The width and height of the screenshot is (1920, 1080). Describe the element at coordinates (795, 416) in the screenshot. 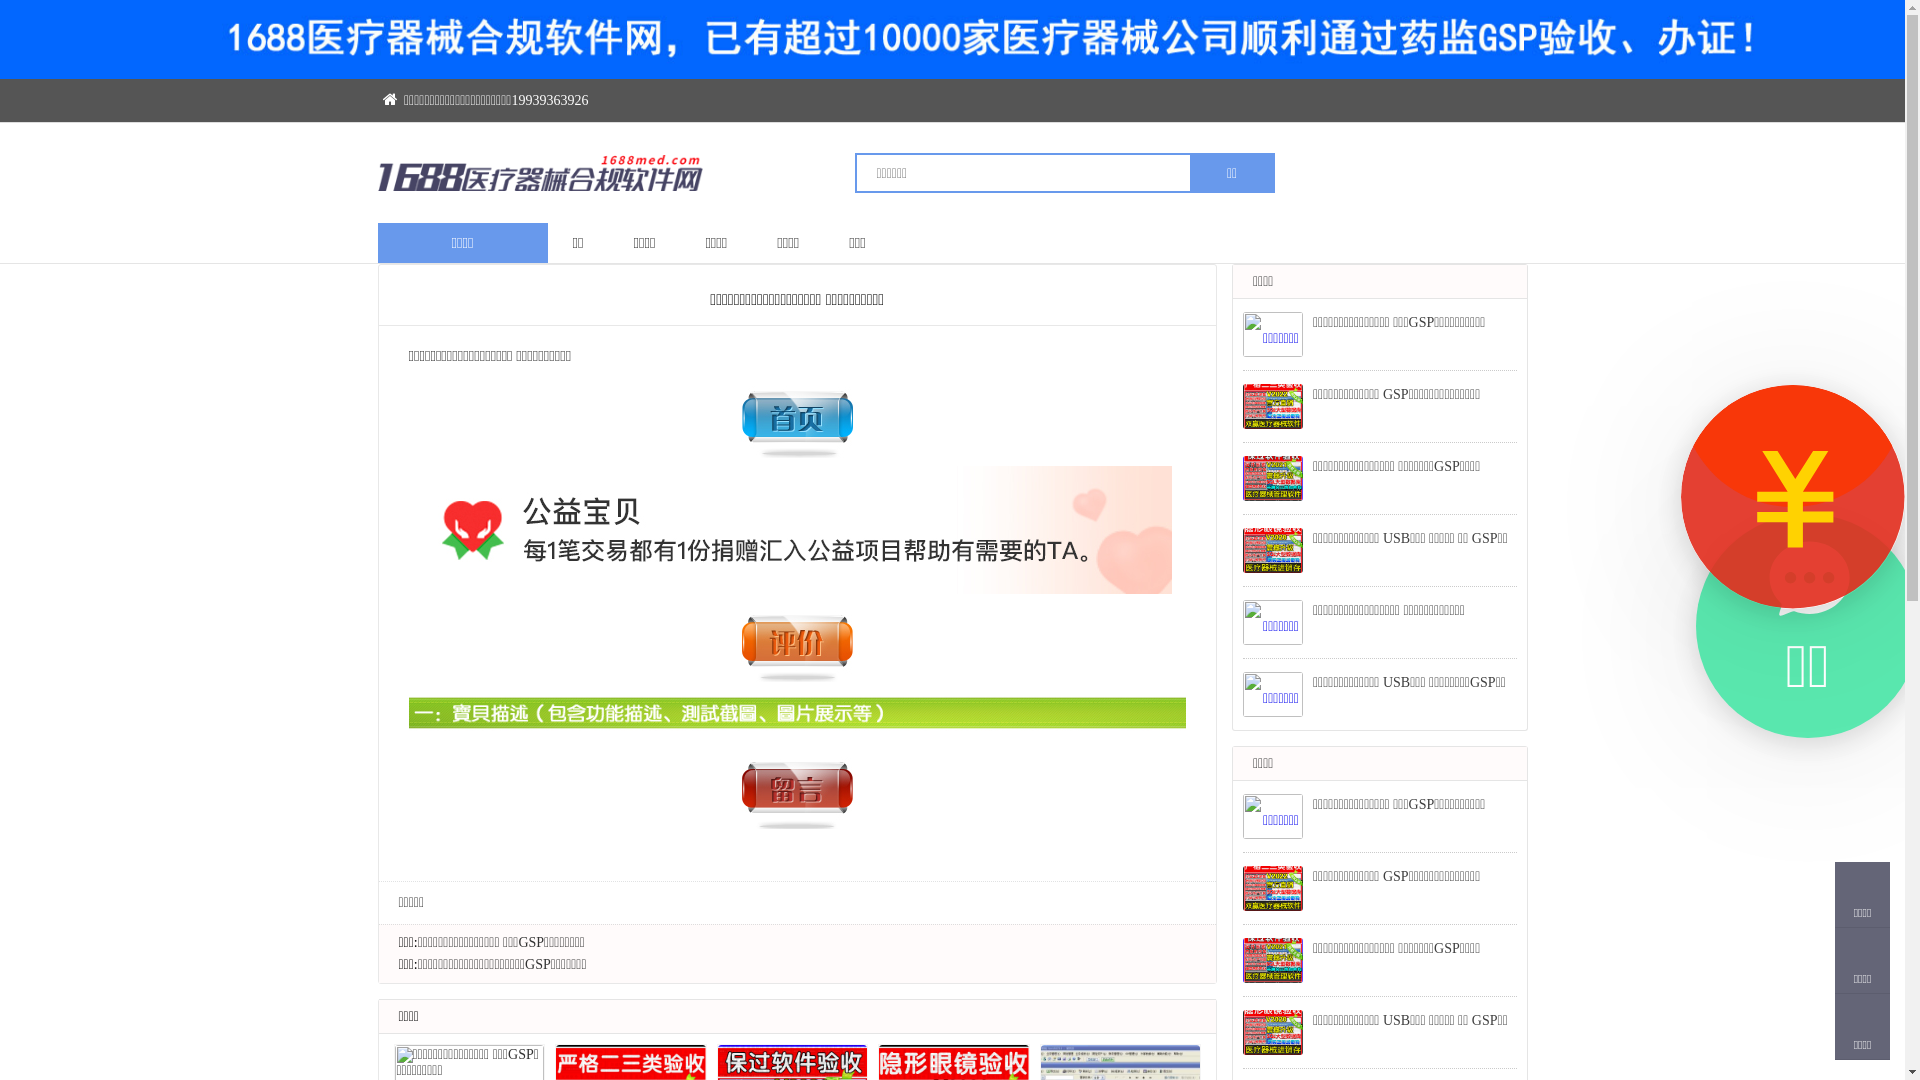

I see `'x2.jpg'` at that location.